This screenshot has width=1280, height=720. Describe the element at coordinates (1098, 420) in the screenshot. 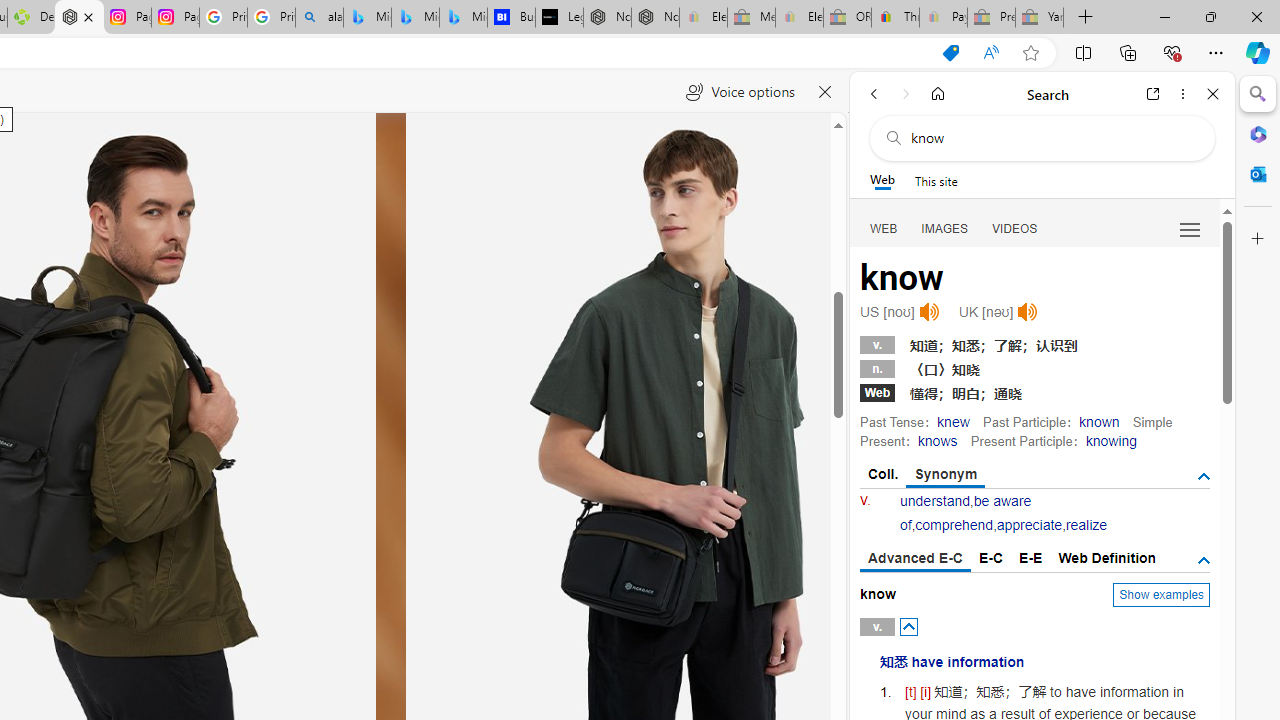

I see `'known'` at that location.